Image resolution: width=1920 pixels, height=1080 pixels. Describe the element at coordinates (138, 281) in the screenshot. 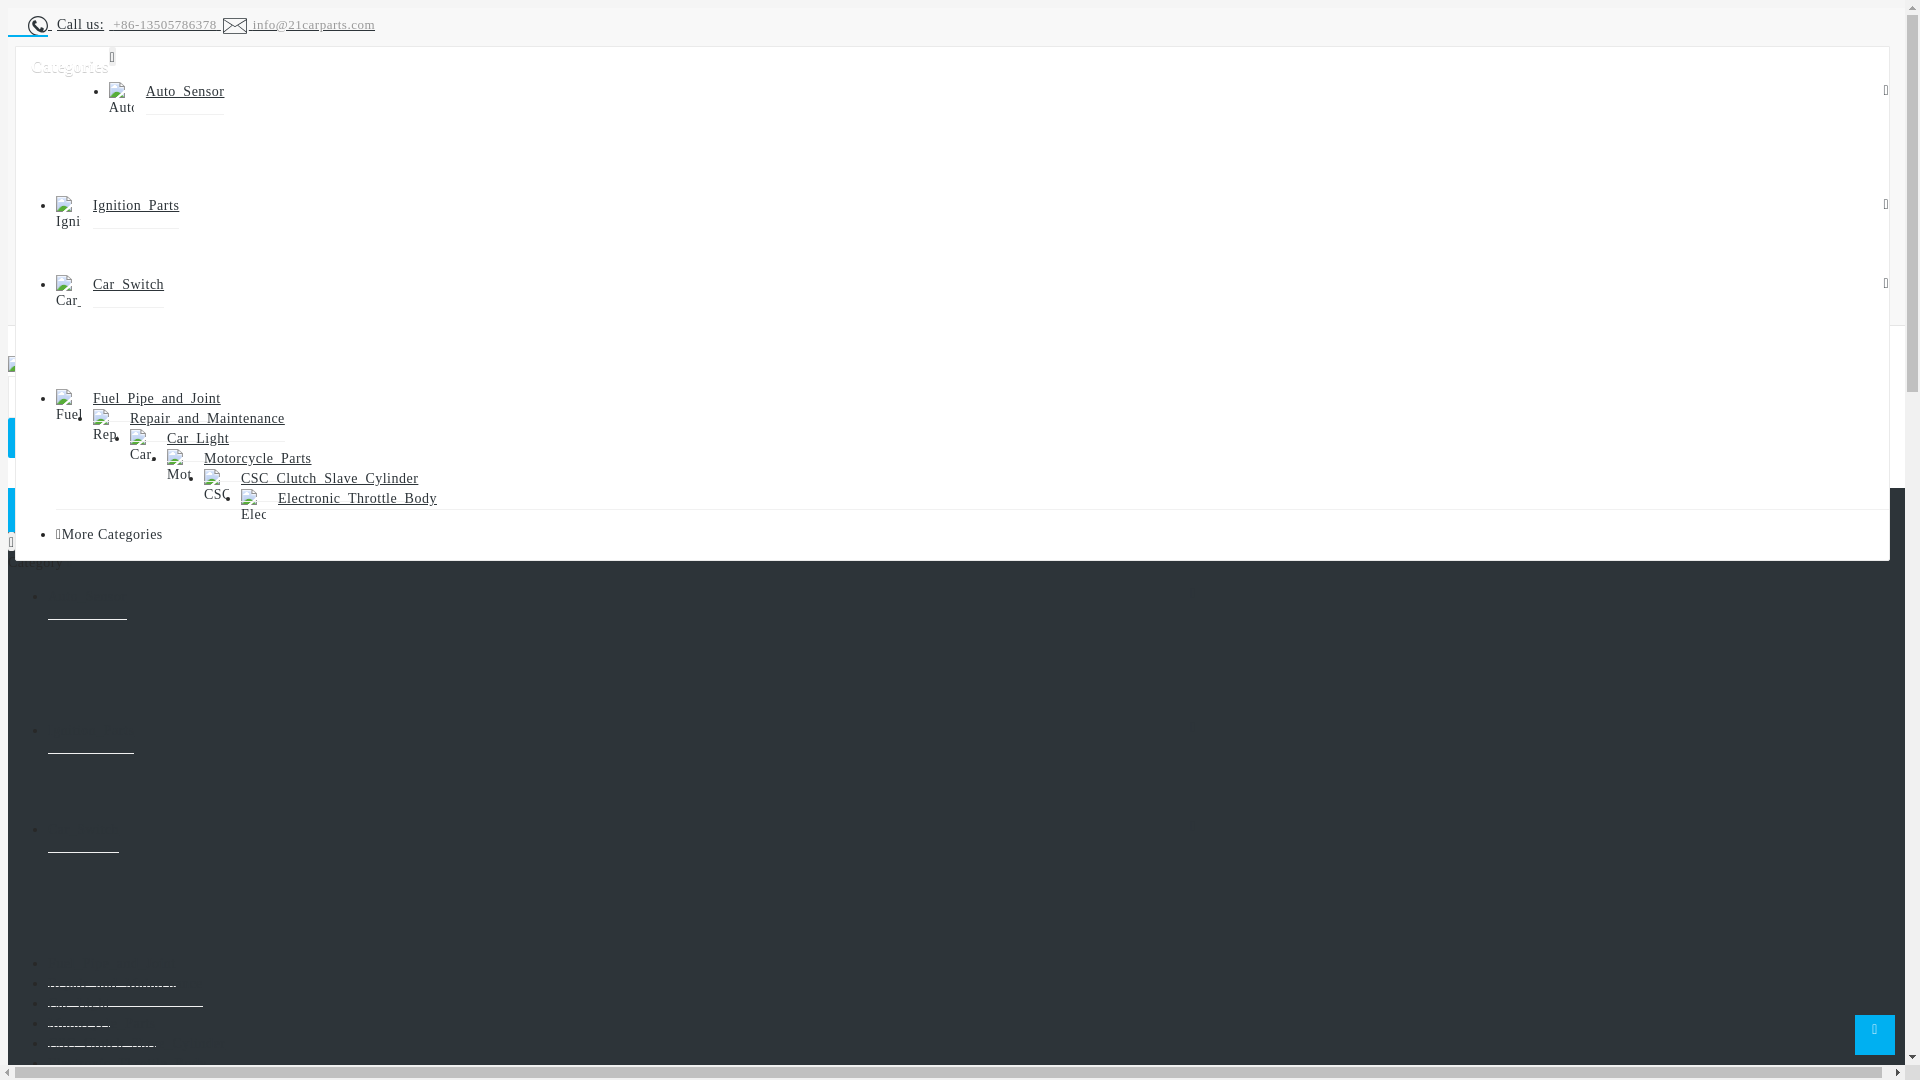

I see `'Login'` at that location.